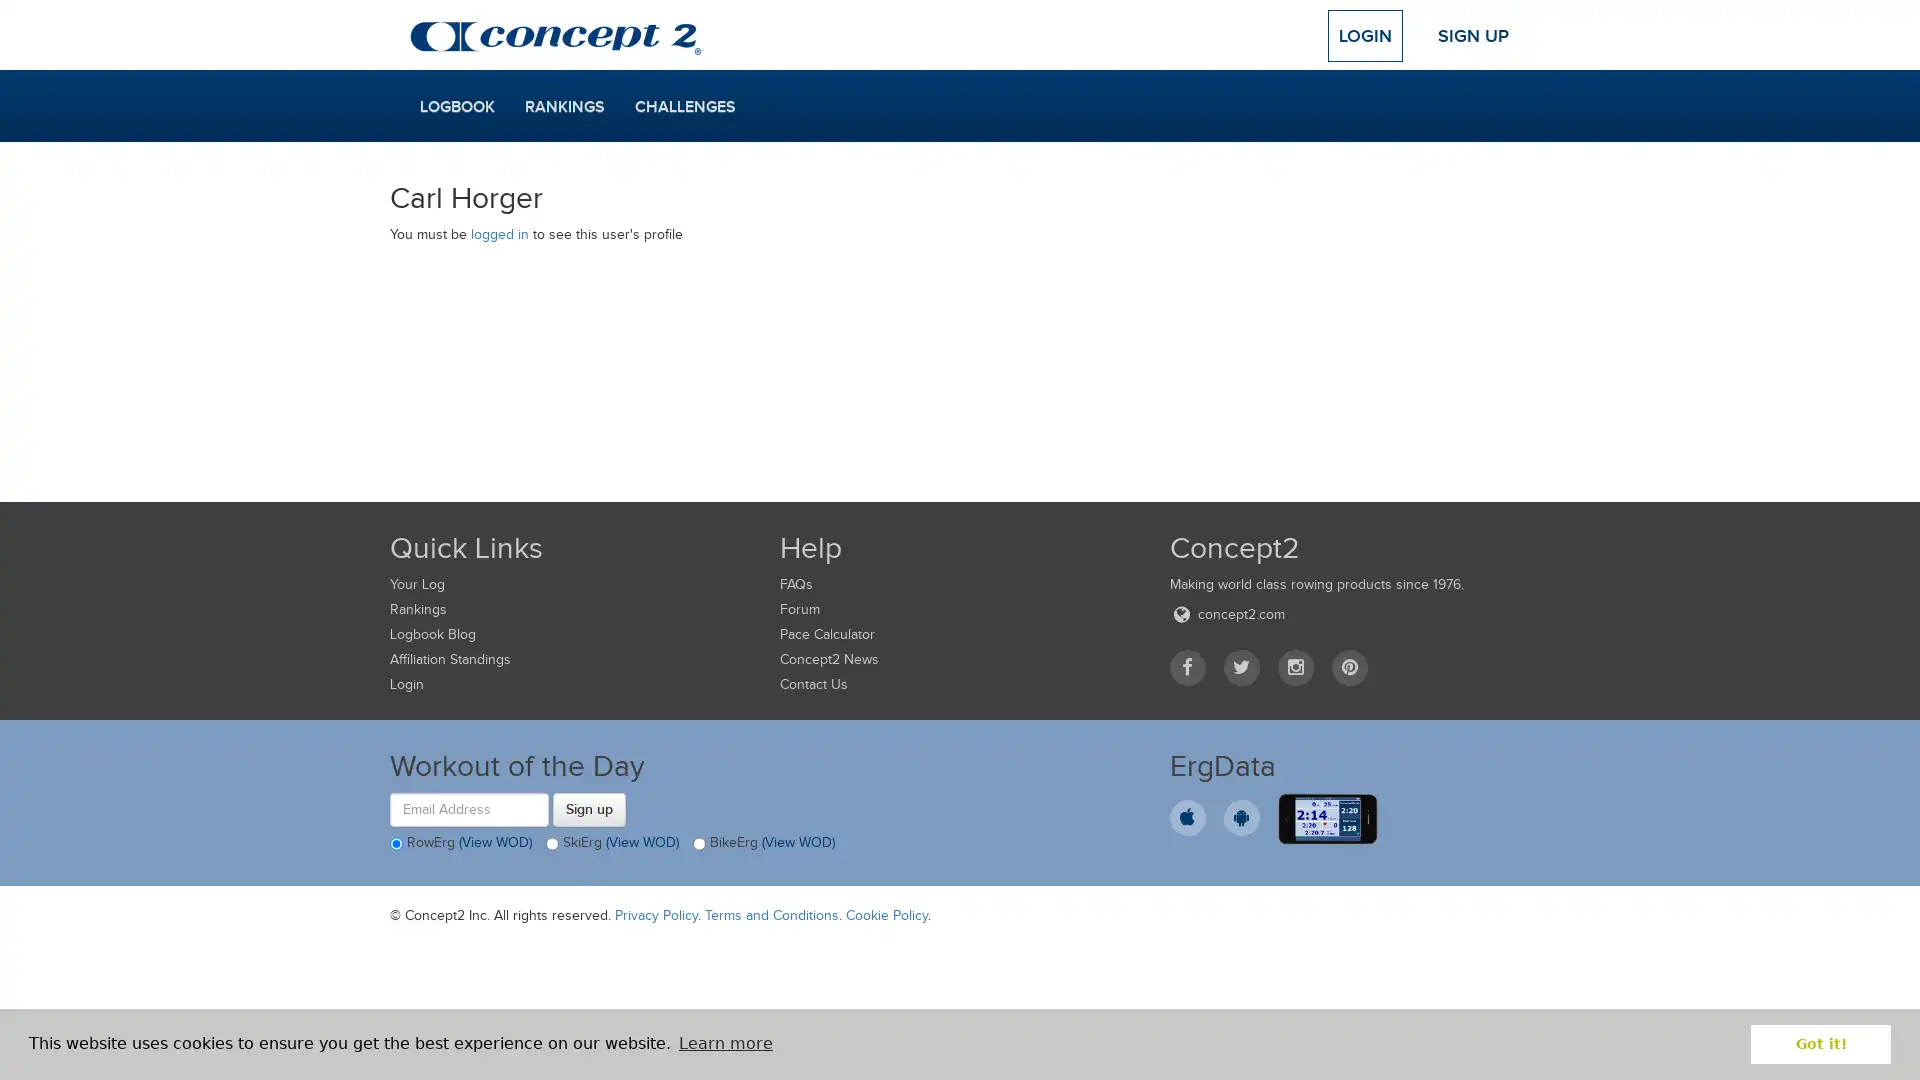  I want to click on Sign up, so click(588, 808).